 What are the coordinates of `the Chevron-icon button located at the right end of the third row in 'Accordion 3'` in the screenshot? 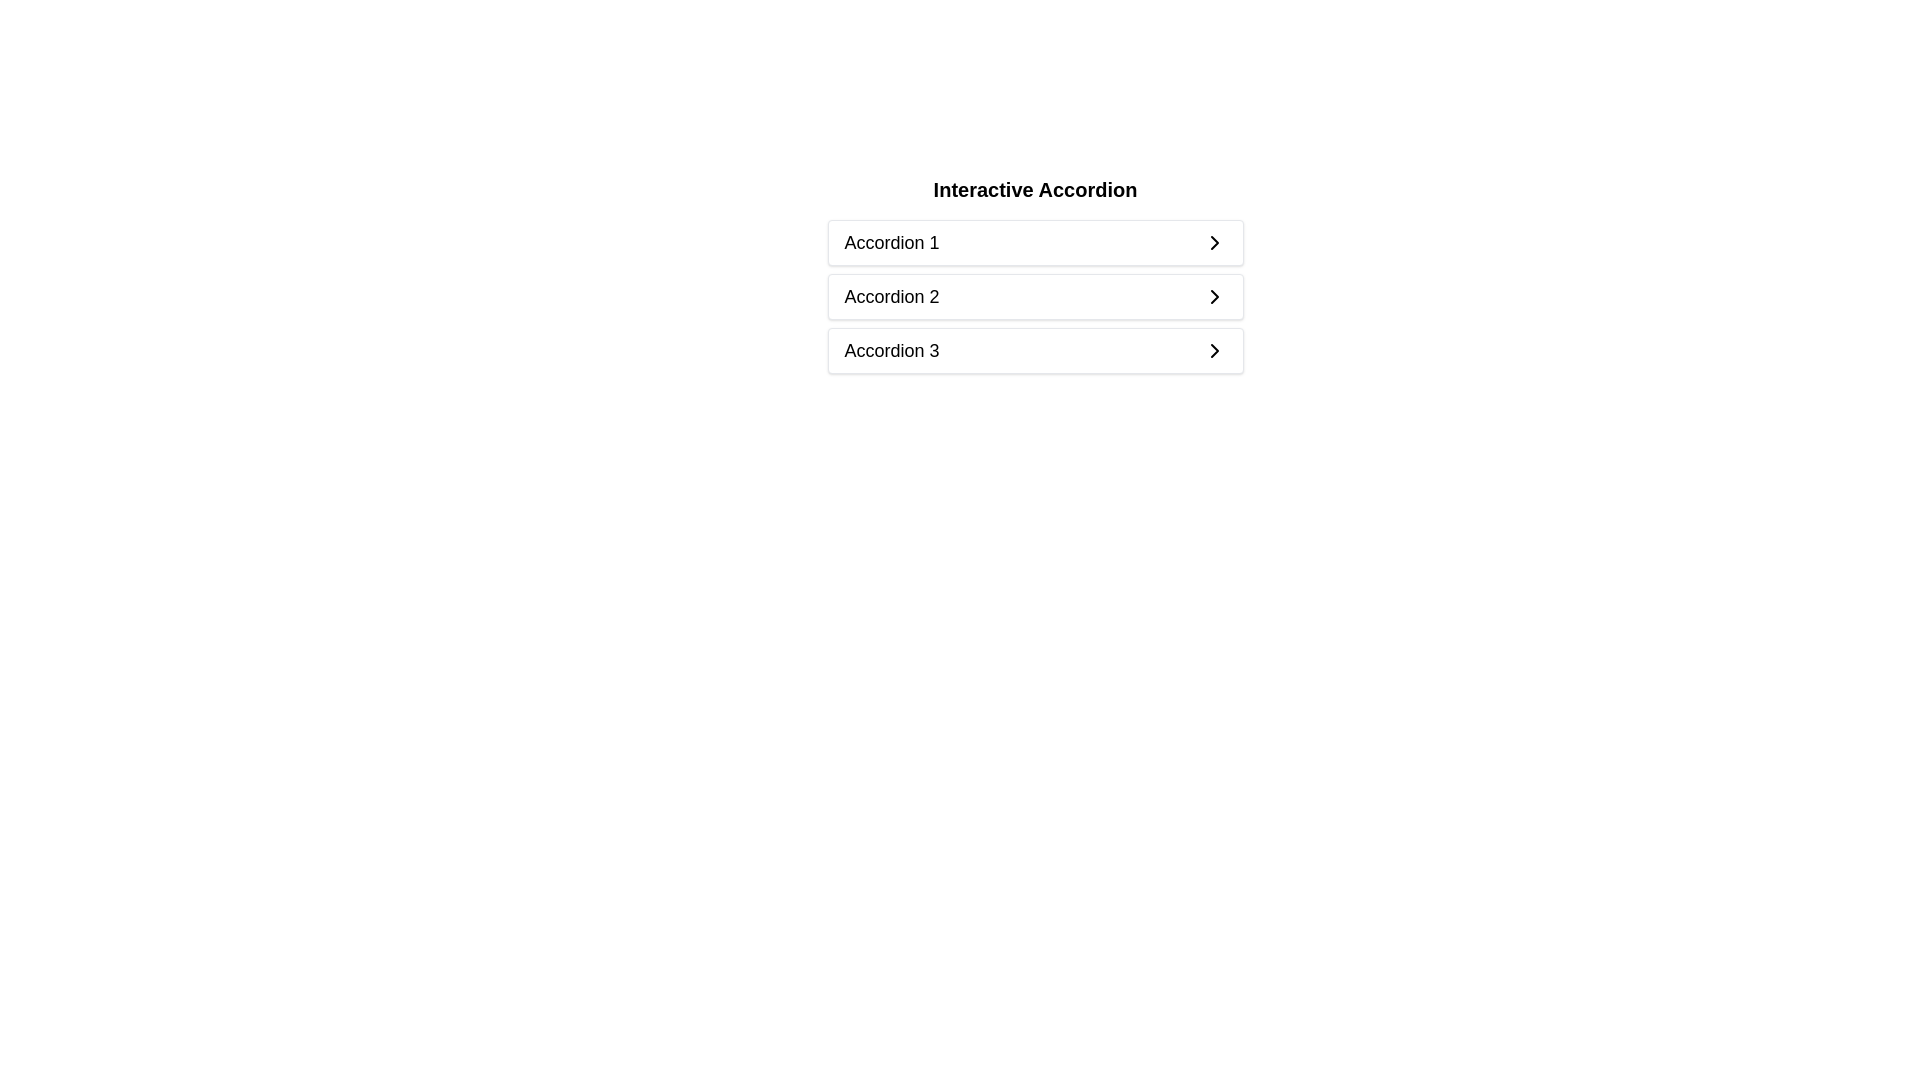 It's located at (1213, 350).